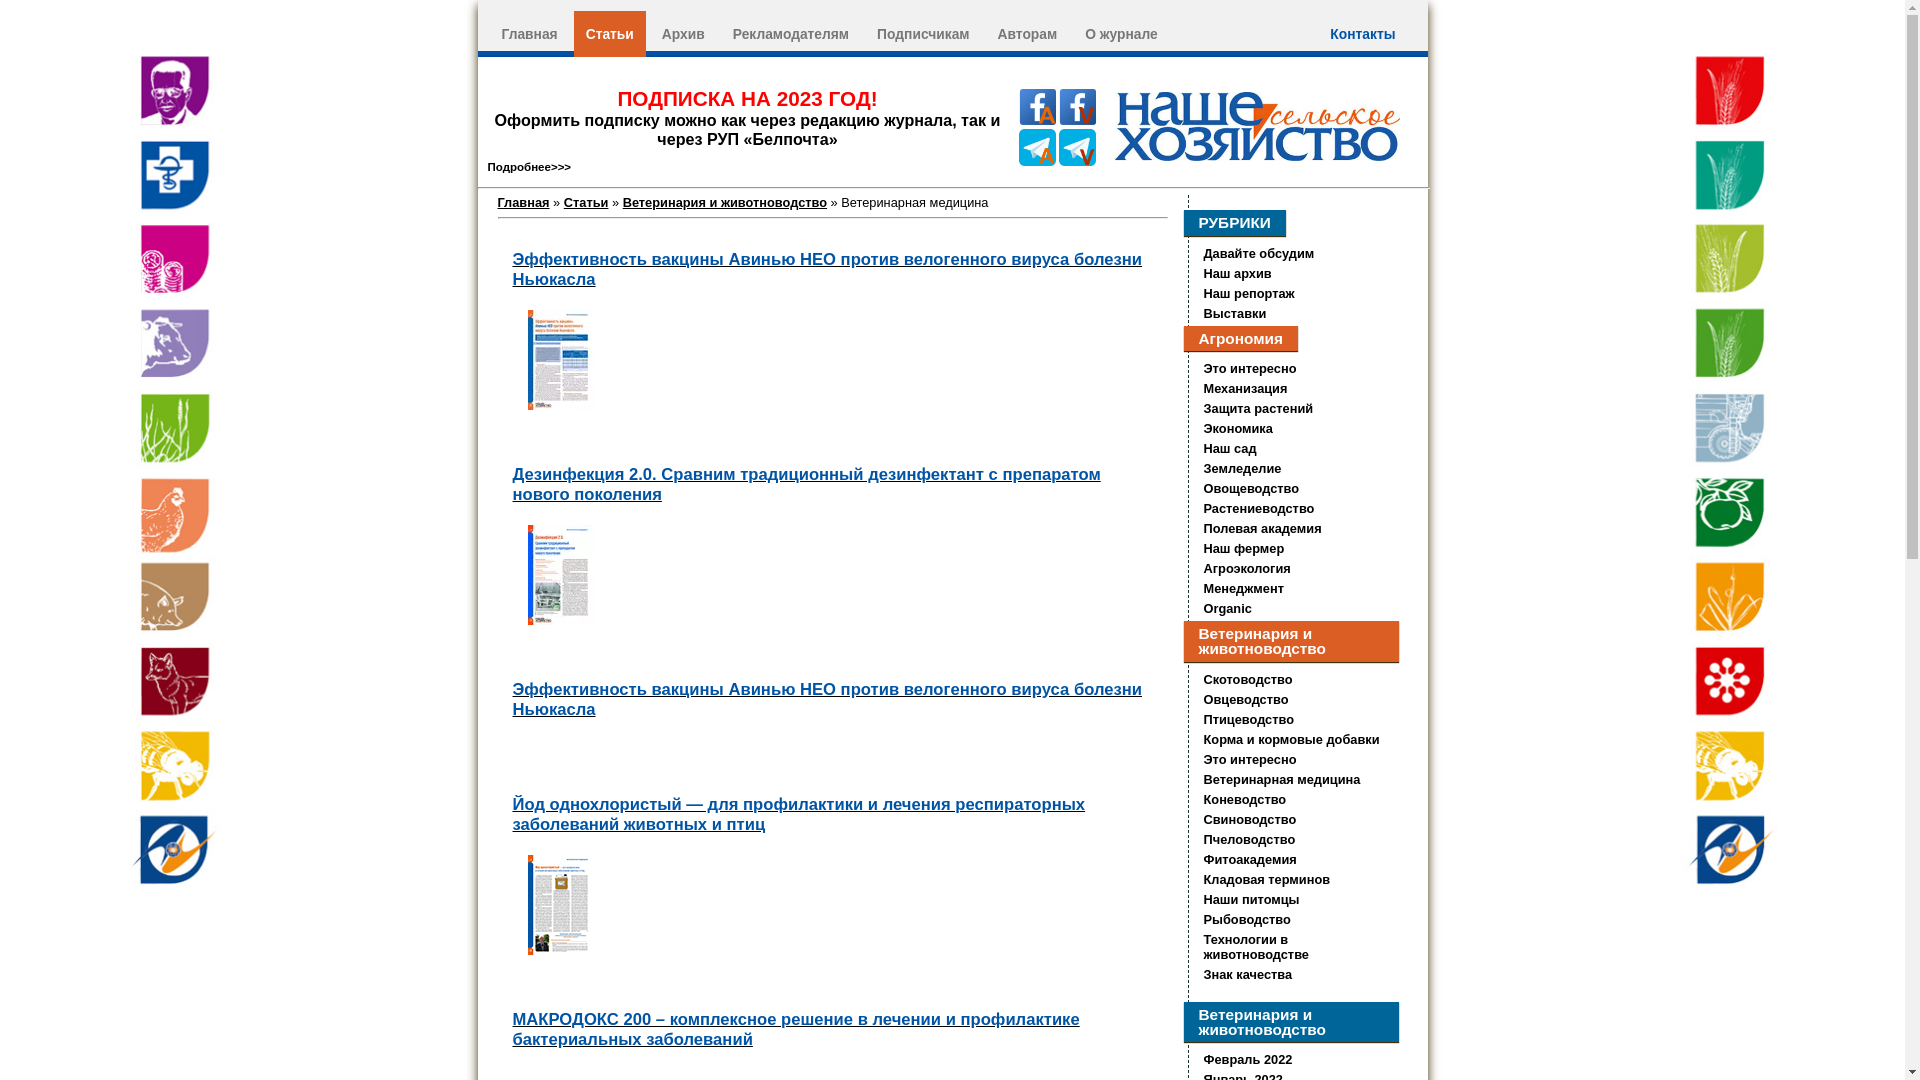  What do you see at coordinates (1227, 607) in the screenshot?
I see `'Organic'` at bounding box center [1227, 607].